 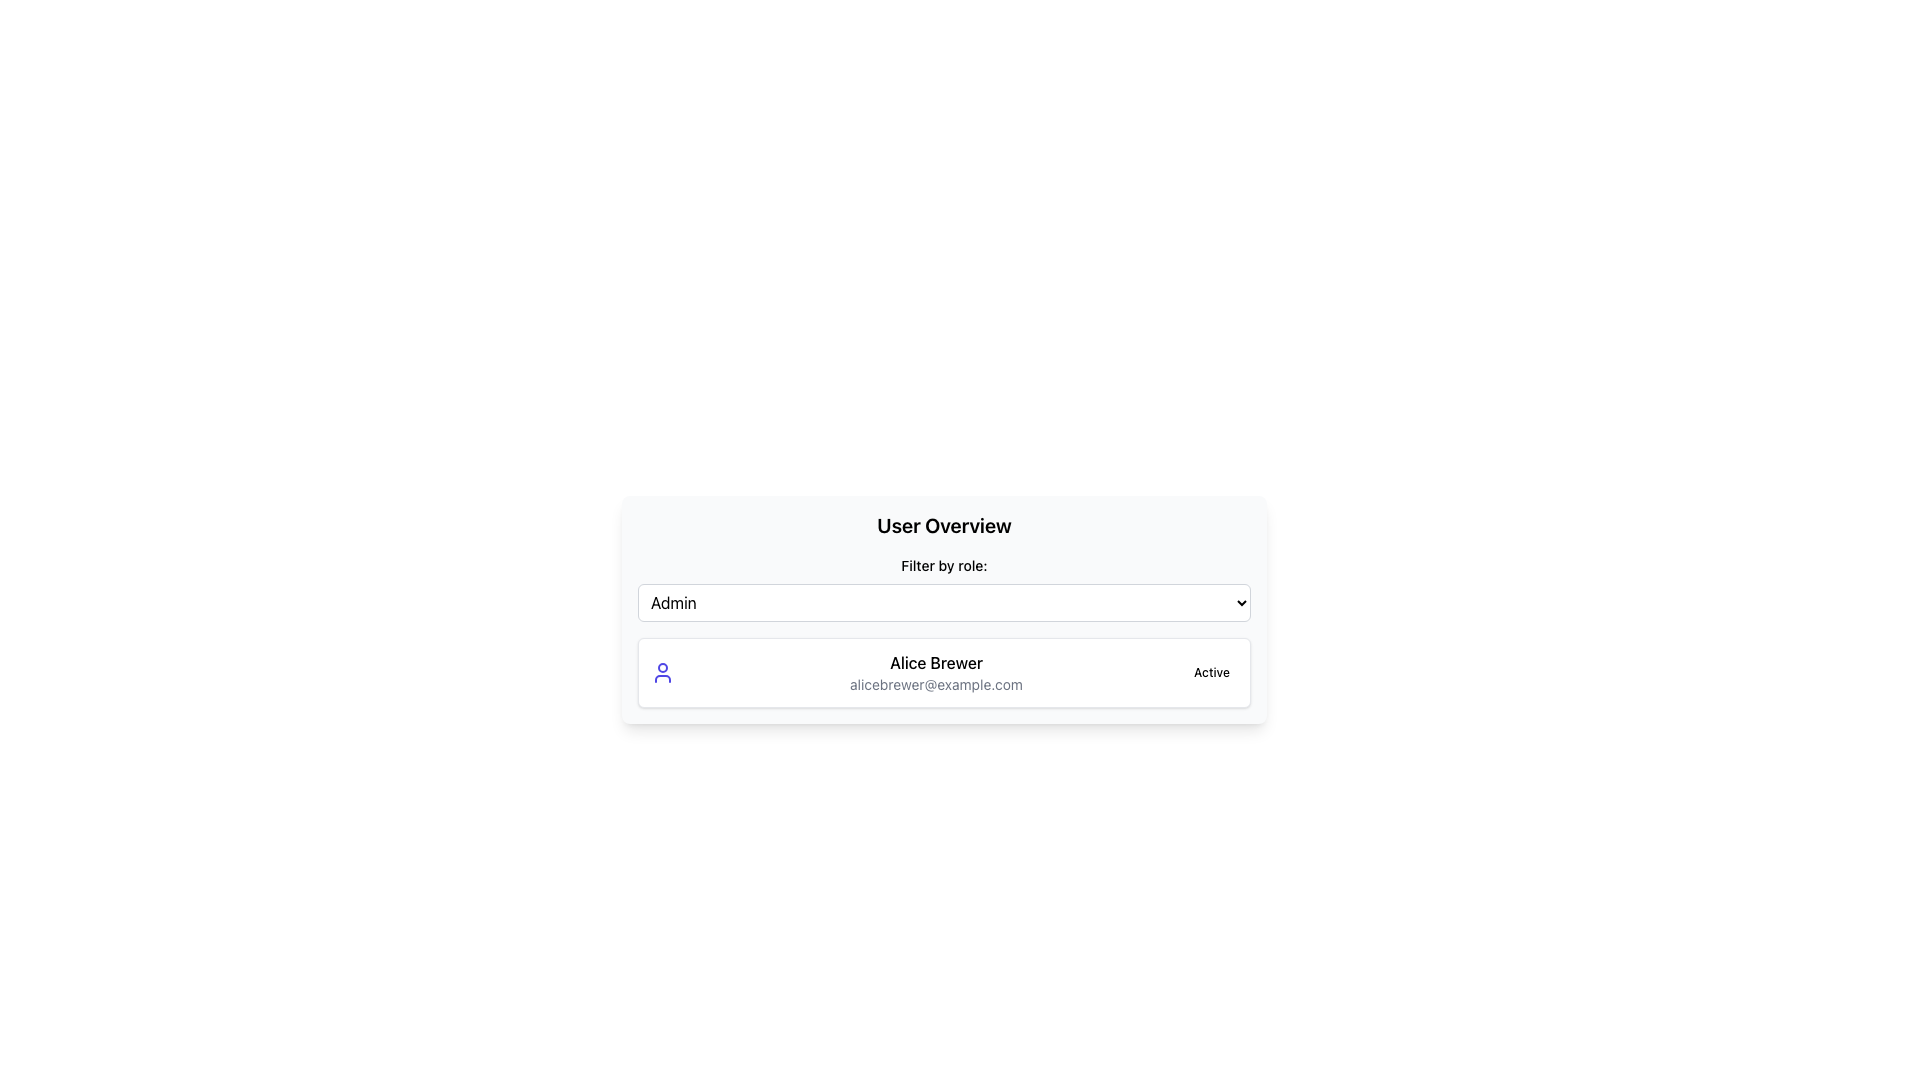 I want to click on the email address 'alicebrewer@example.com' displayed in the Profile Card of user 'Alice Brewer' to copy it, so click(x=943, y=672).